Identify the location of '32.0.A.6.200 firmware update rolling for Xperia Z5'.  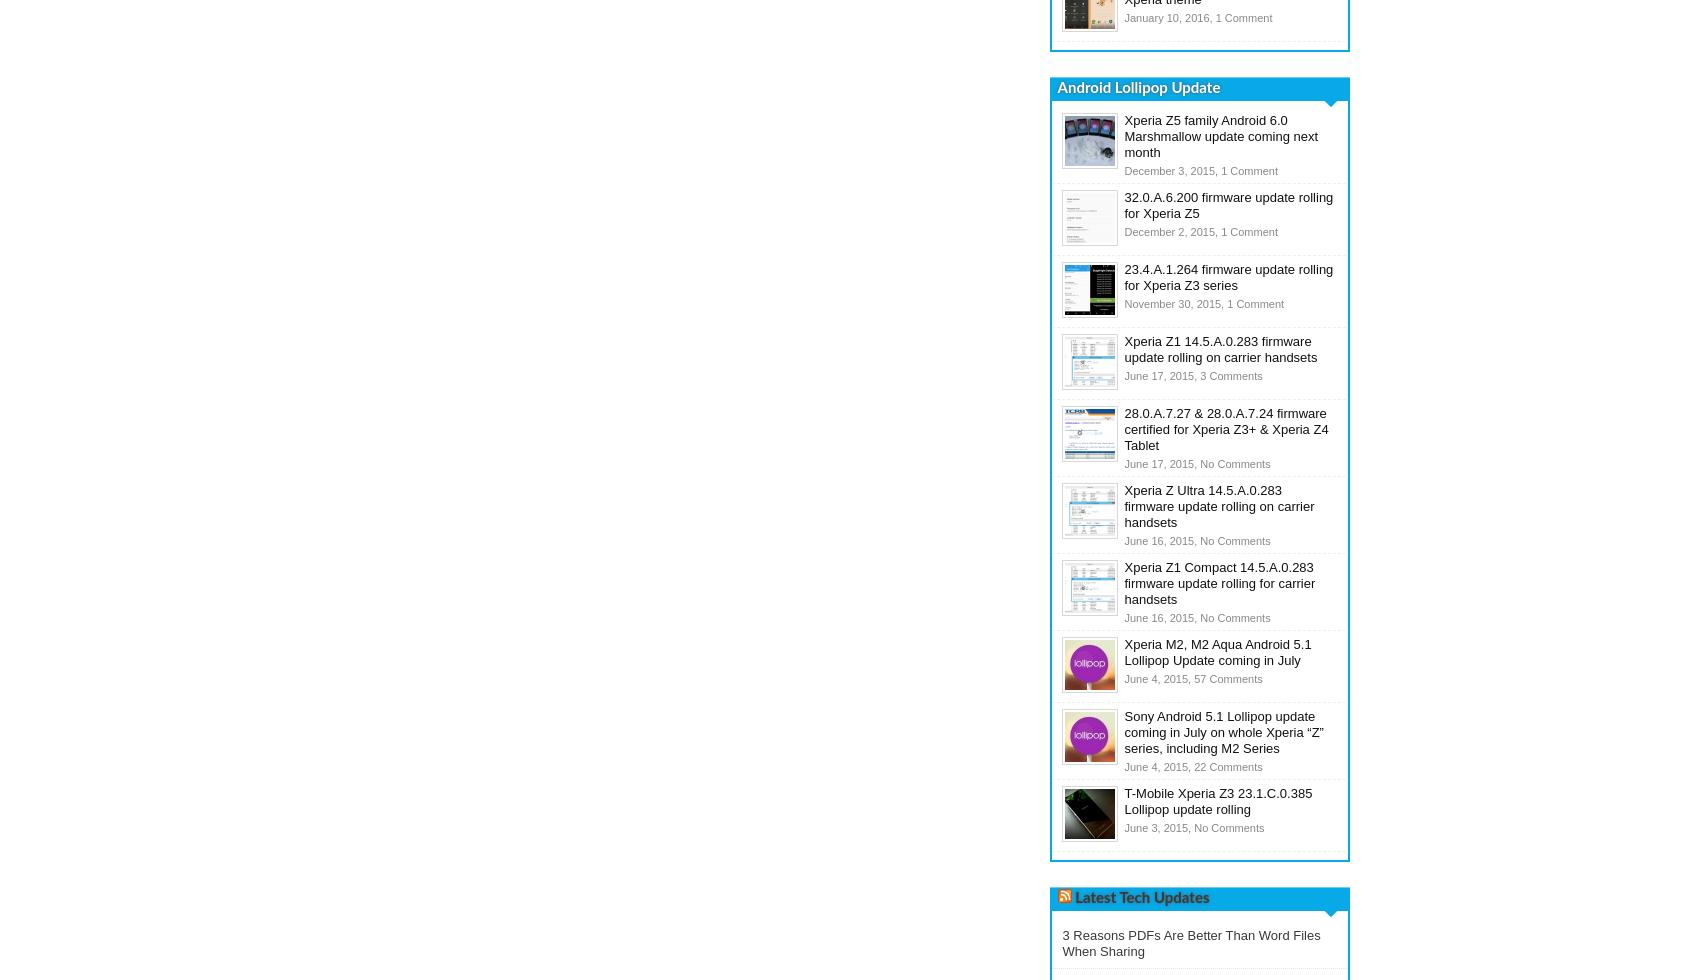
(1227, 205).